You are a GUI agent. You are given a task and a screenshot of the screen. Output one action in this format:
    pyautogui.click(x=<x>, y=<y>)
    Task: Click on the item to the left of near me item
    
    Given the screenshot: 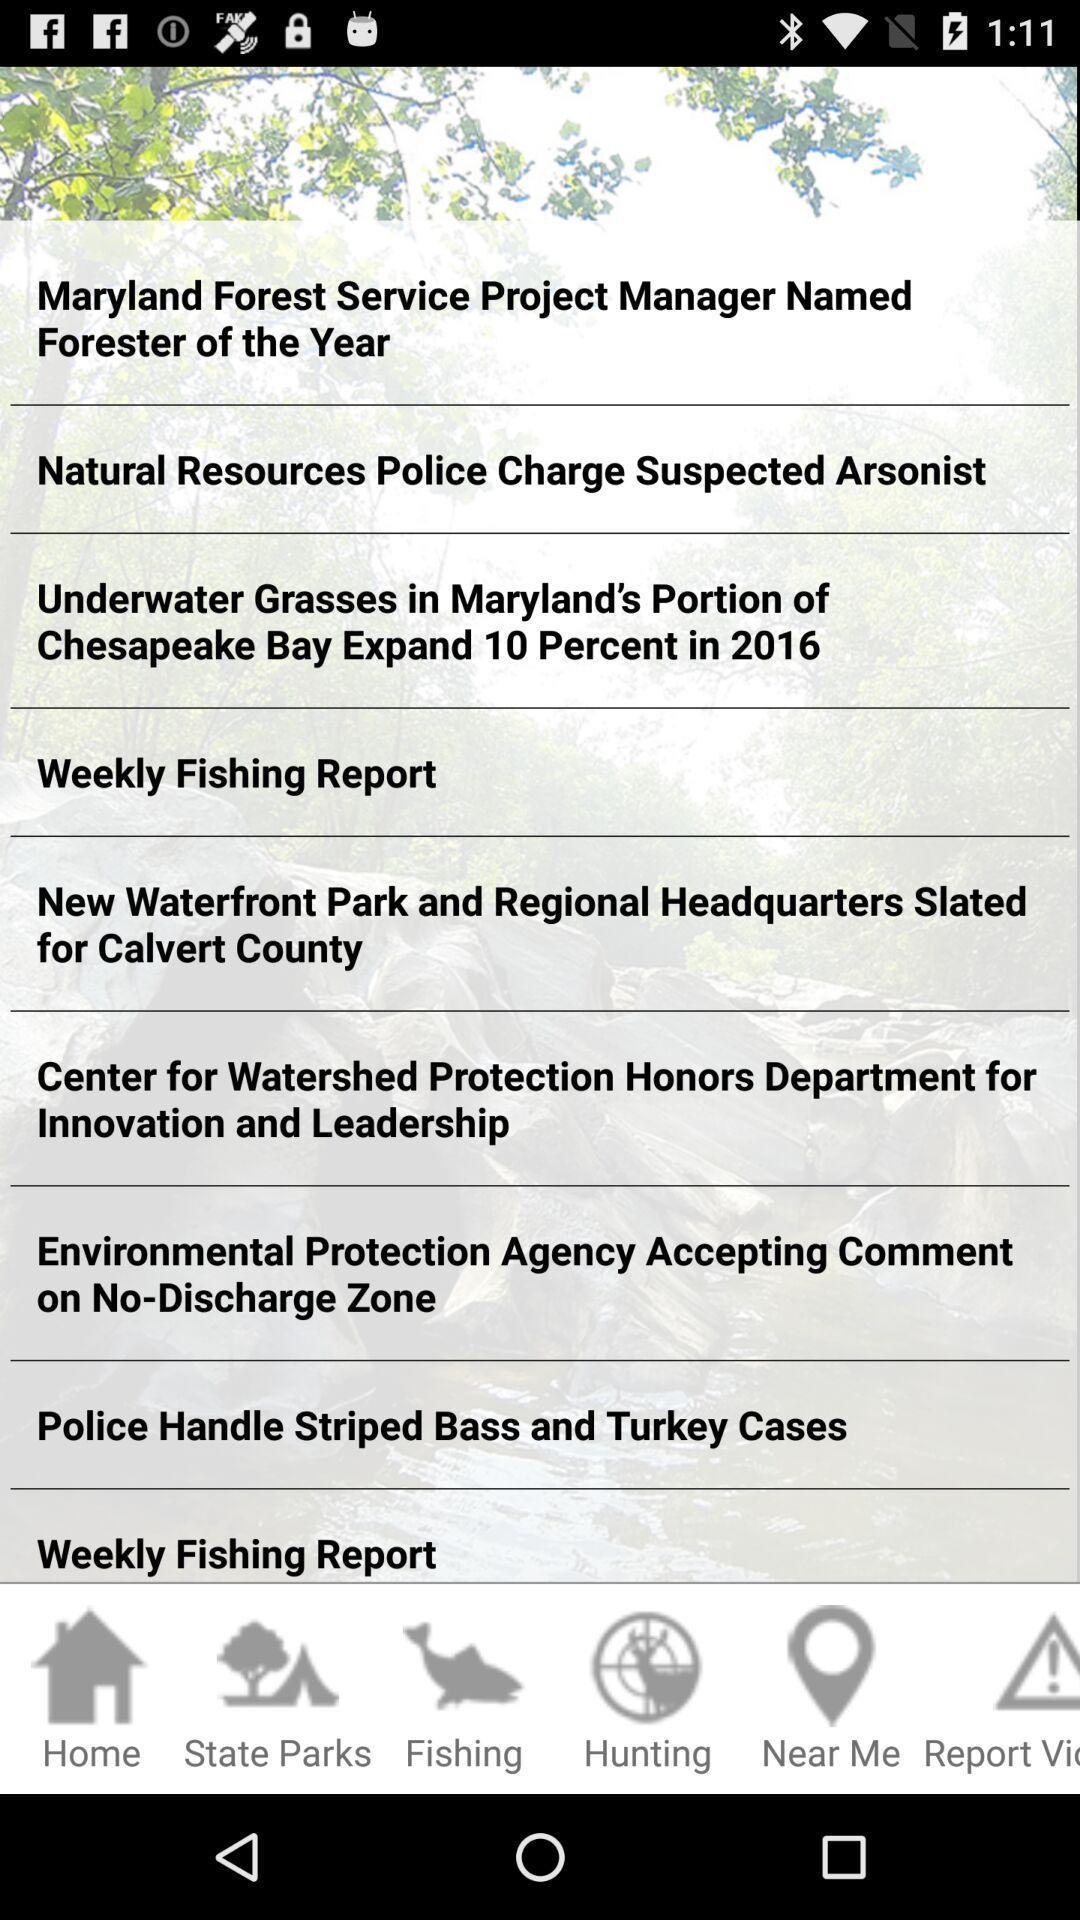 What is the action you would take?
    pyautogui.click(x=647, y=1689)
    